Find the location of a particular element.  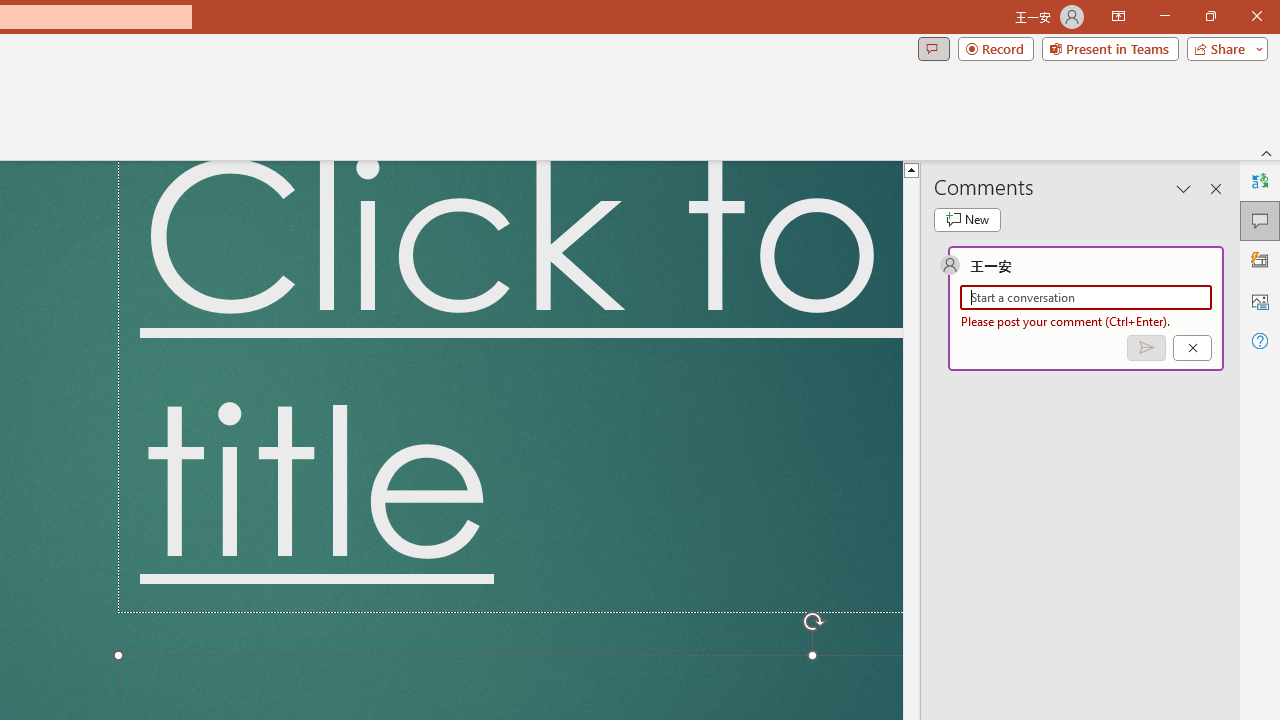

'Line up' is located at coordinates (910, 168).